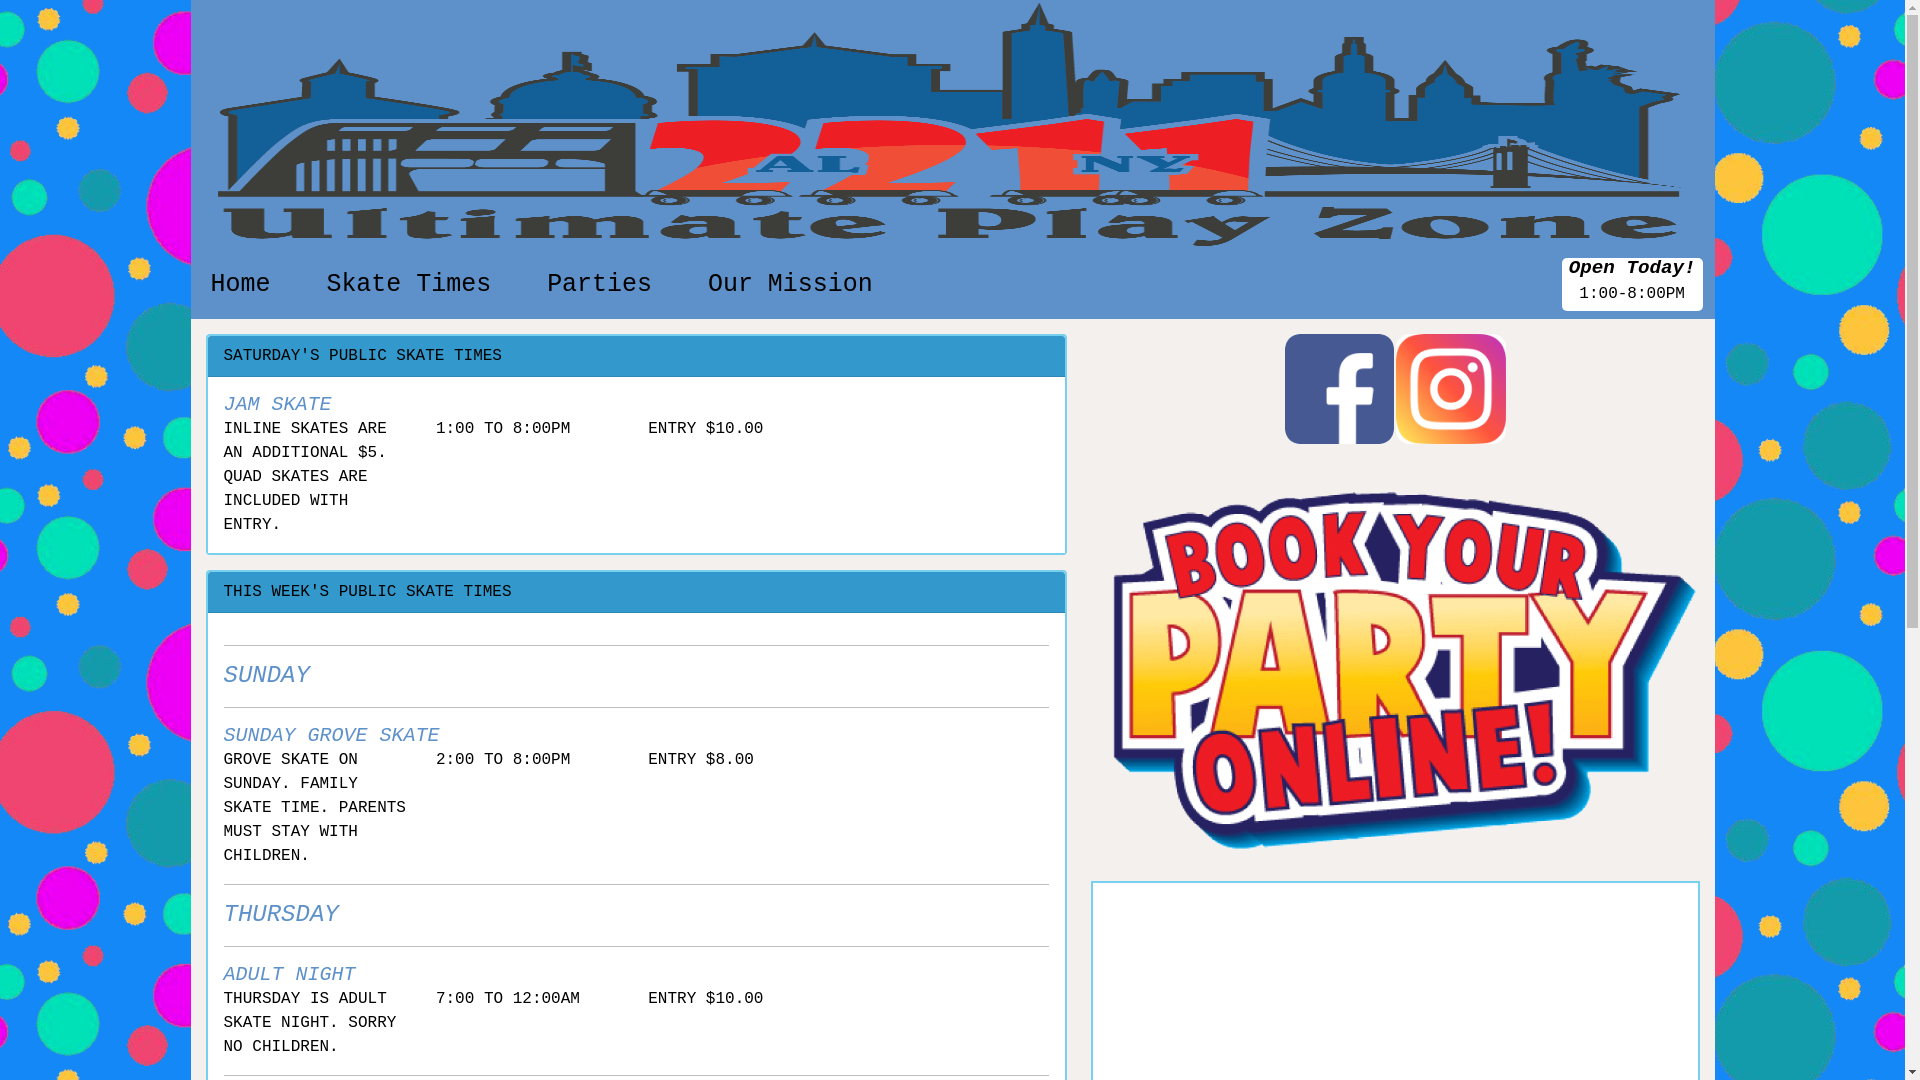 The width and height of the screenshot is (1920, 1080). Describe the element at coordinates (1632, 284) in the screenshot. I see `'Open Today!` at that location.